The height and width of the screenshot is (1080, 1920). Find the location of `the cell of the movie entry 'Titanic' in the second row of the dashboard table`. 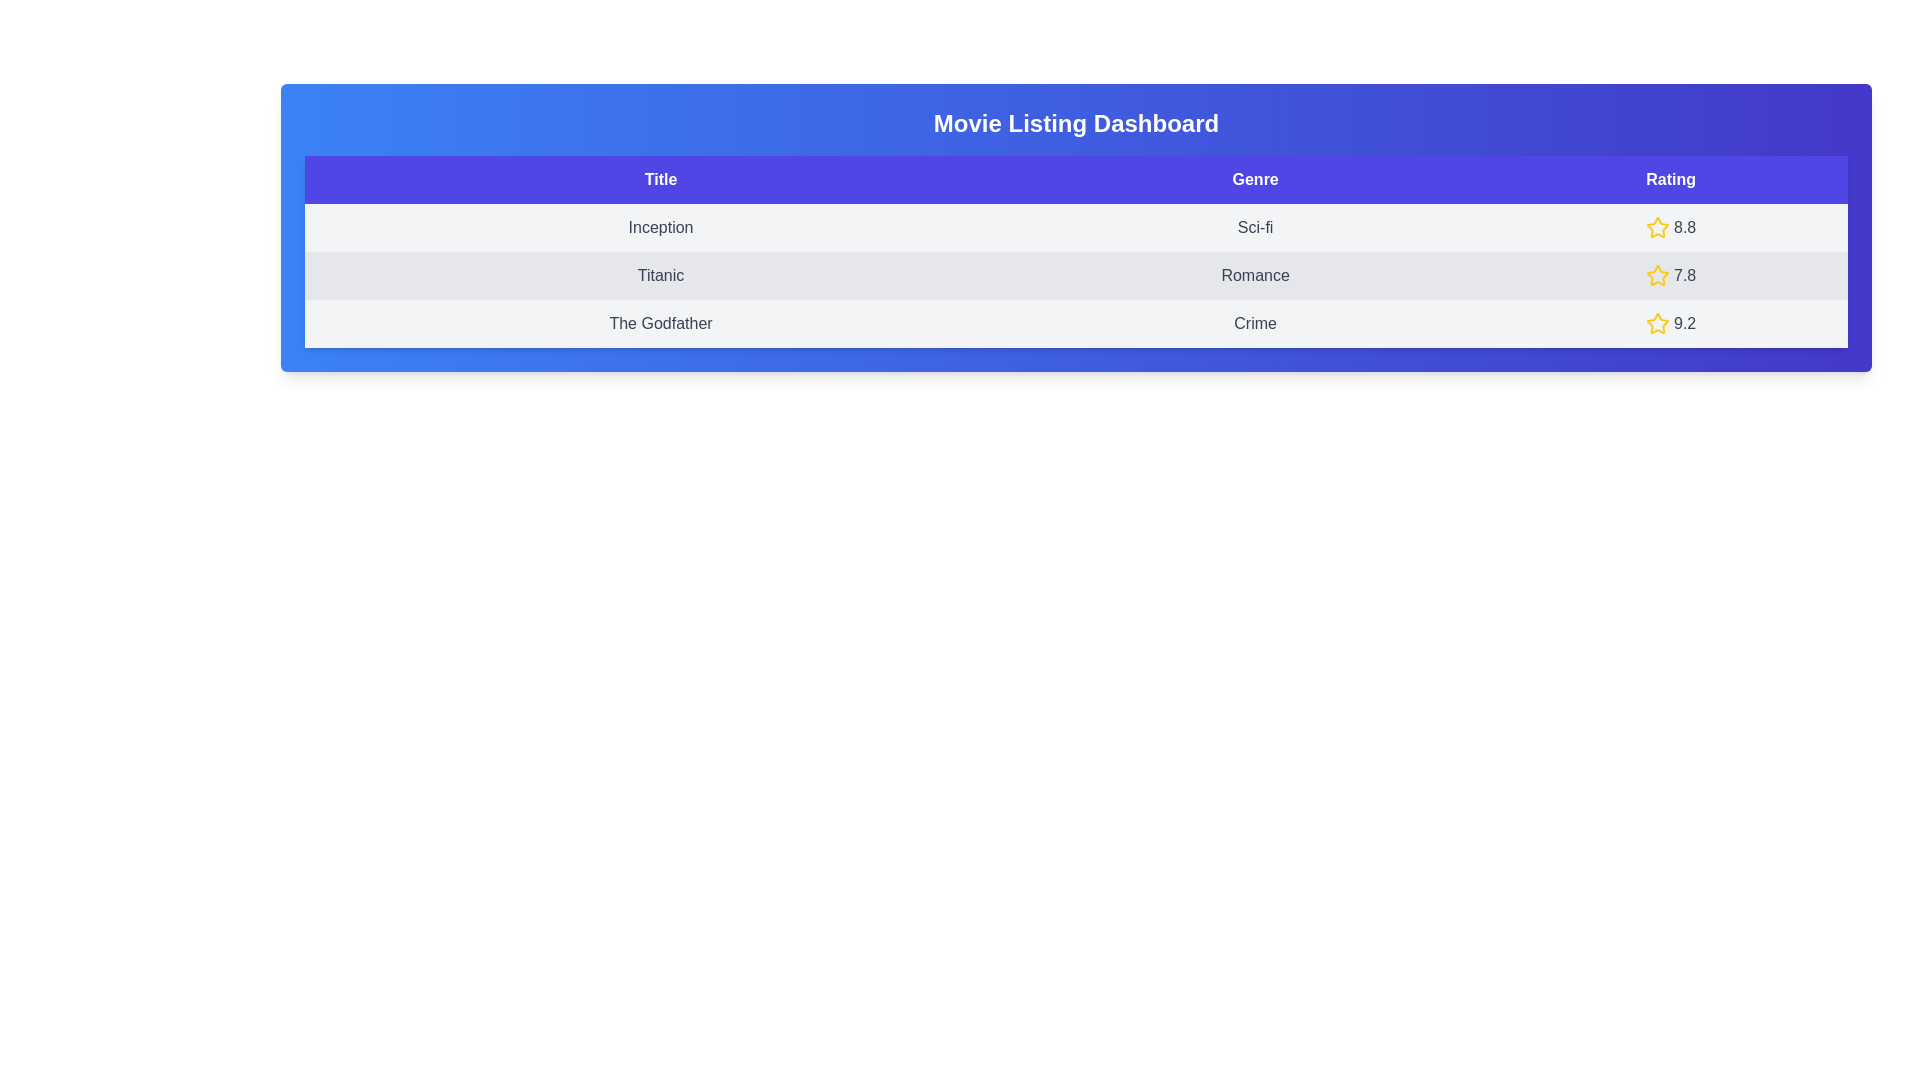

the cell of the movie entry 'Titanic' in the second row of the dashboard table is located at coordinates (1075, 276).